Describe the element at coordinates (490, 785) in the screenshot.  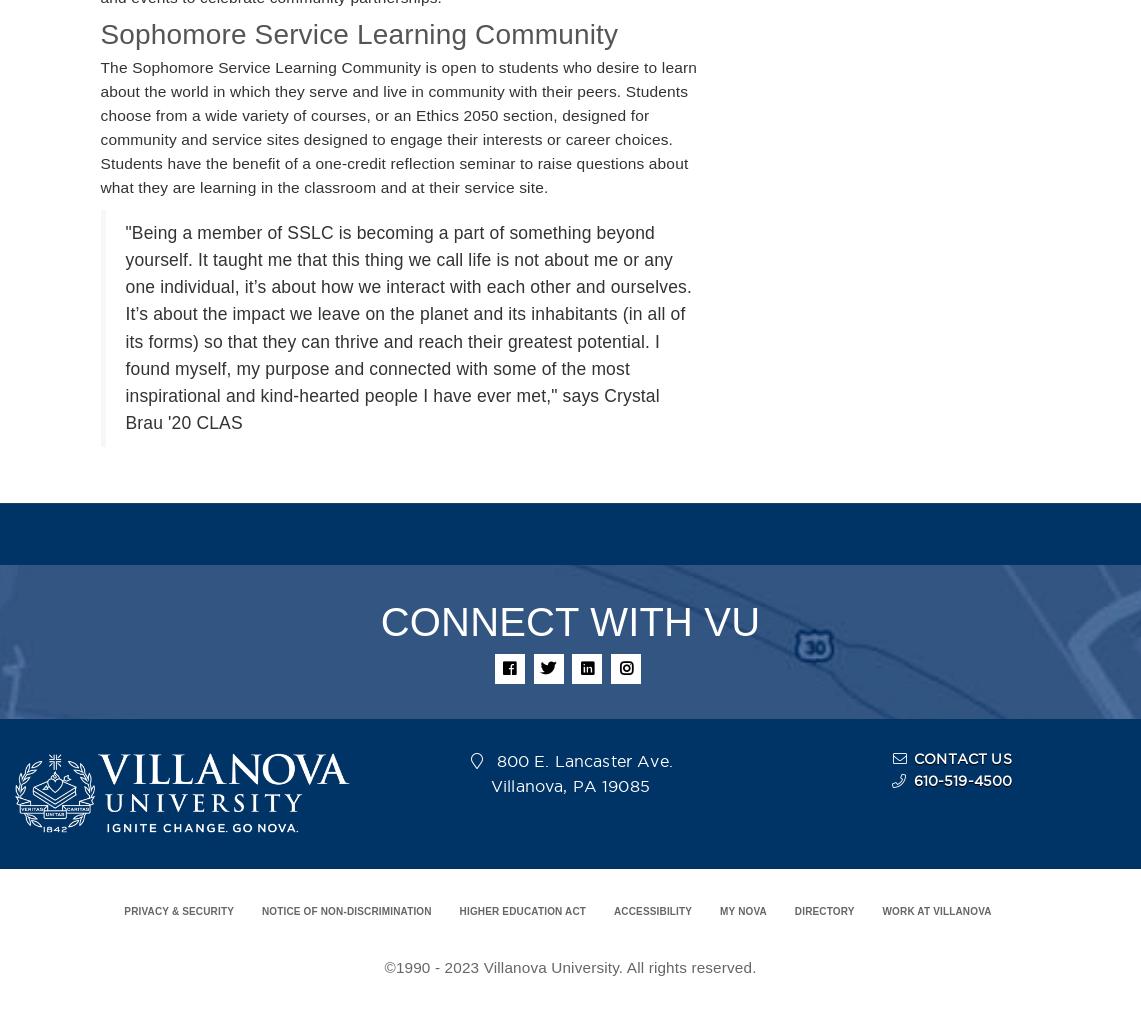
I see `'Villanova, PA 19085'` at that location.